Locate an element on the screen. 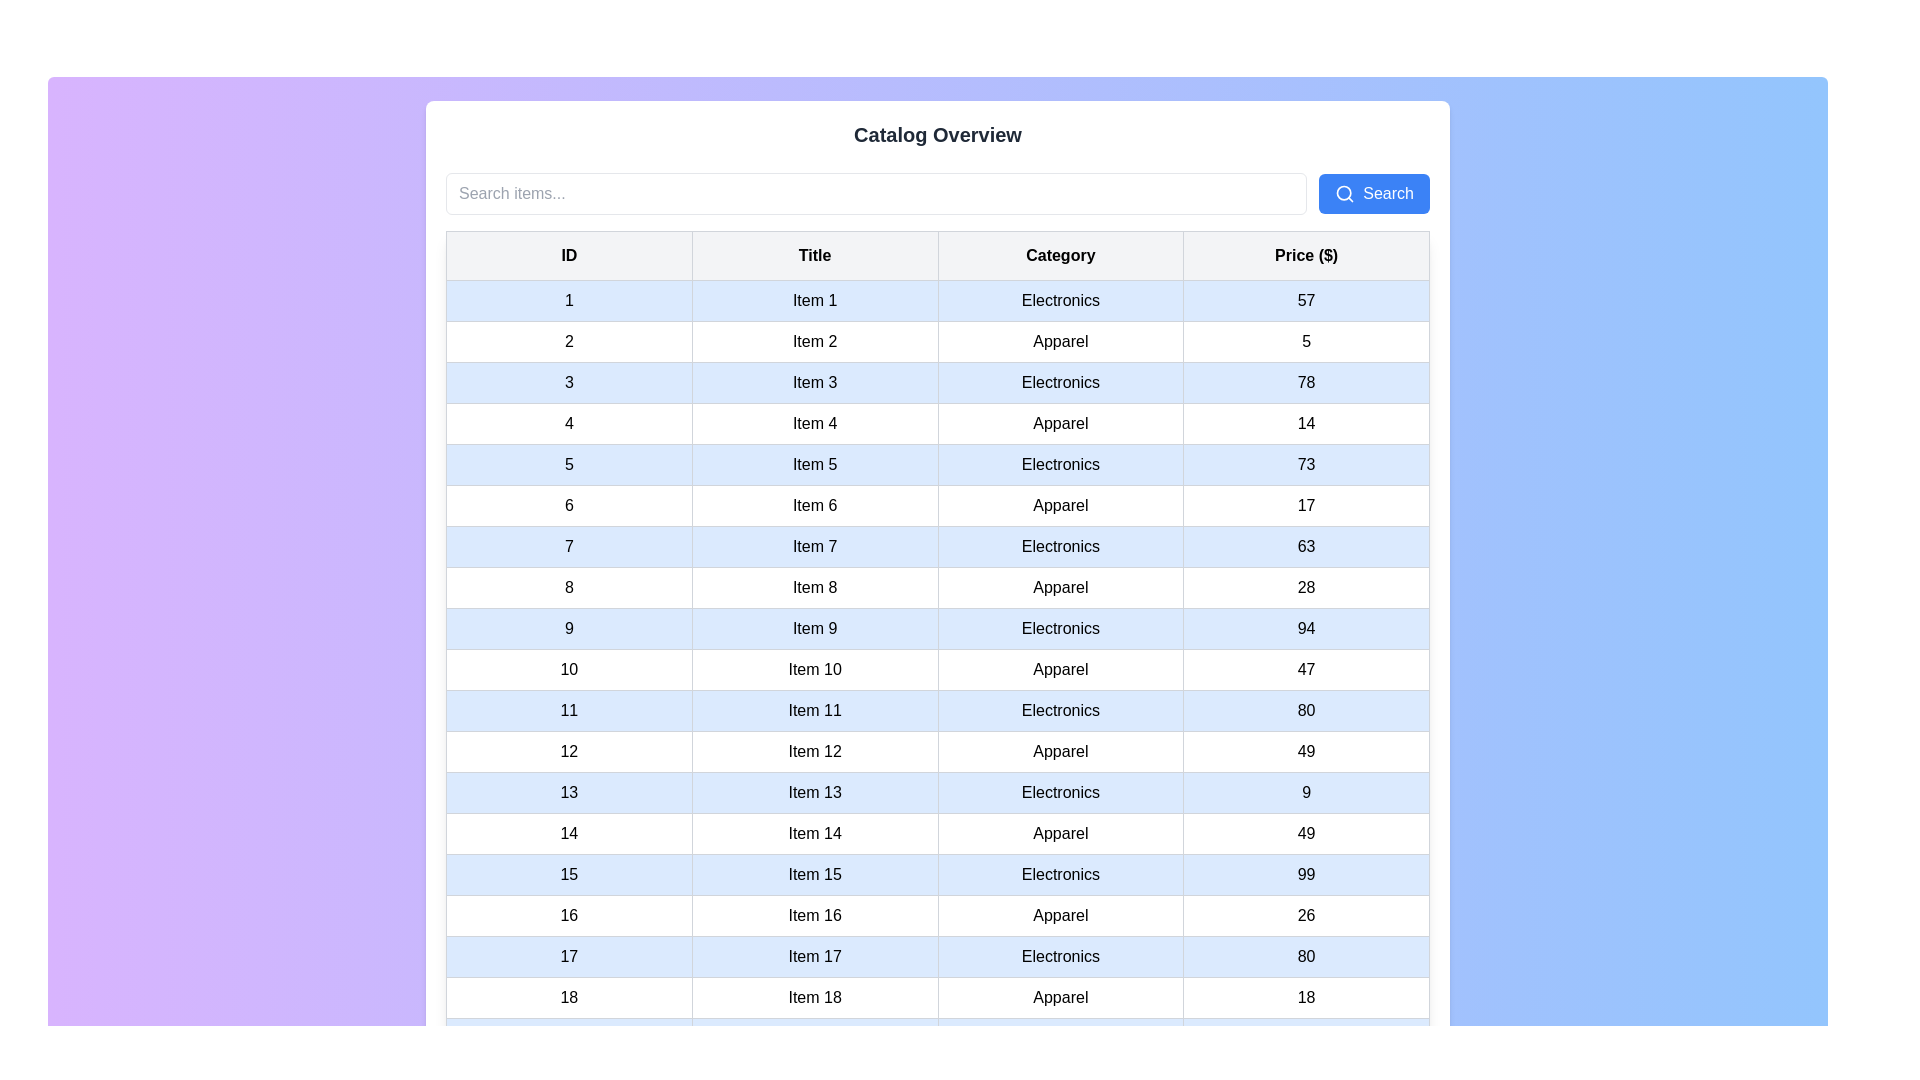 The image size is (1920, 1080). the table cell containing the number '7' in bold, black text, located in the first column under the 'ID' header of the table, to focus on it is located at coordinates (568, 547).